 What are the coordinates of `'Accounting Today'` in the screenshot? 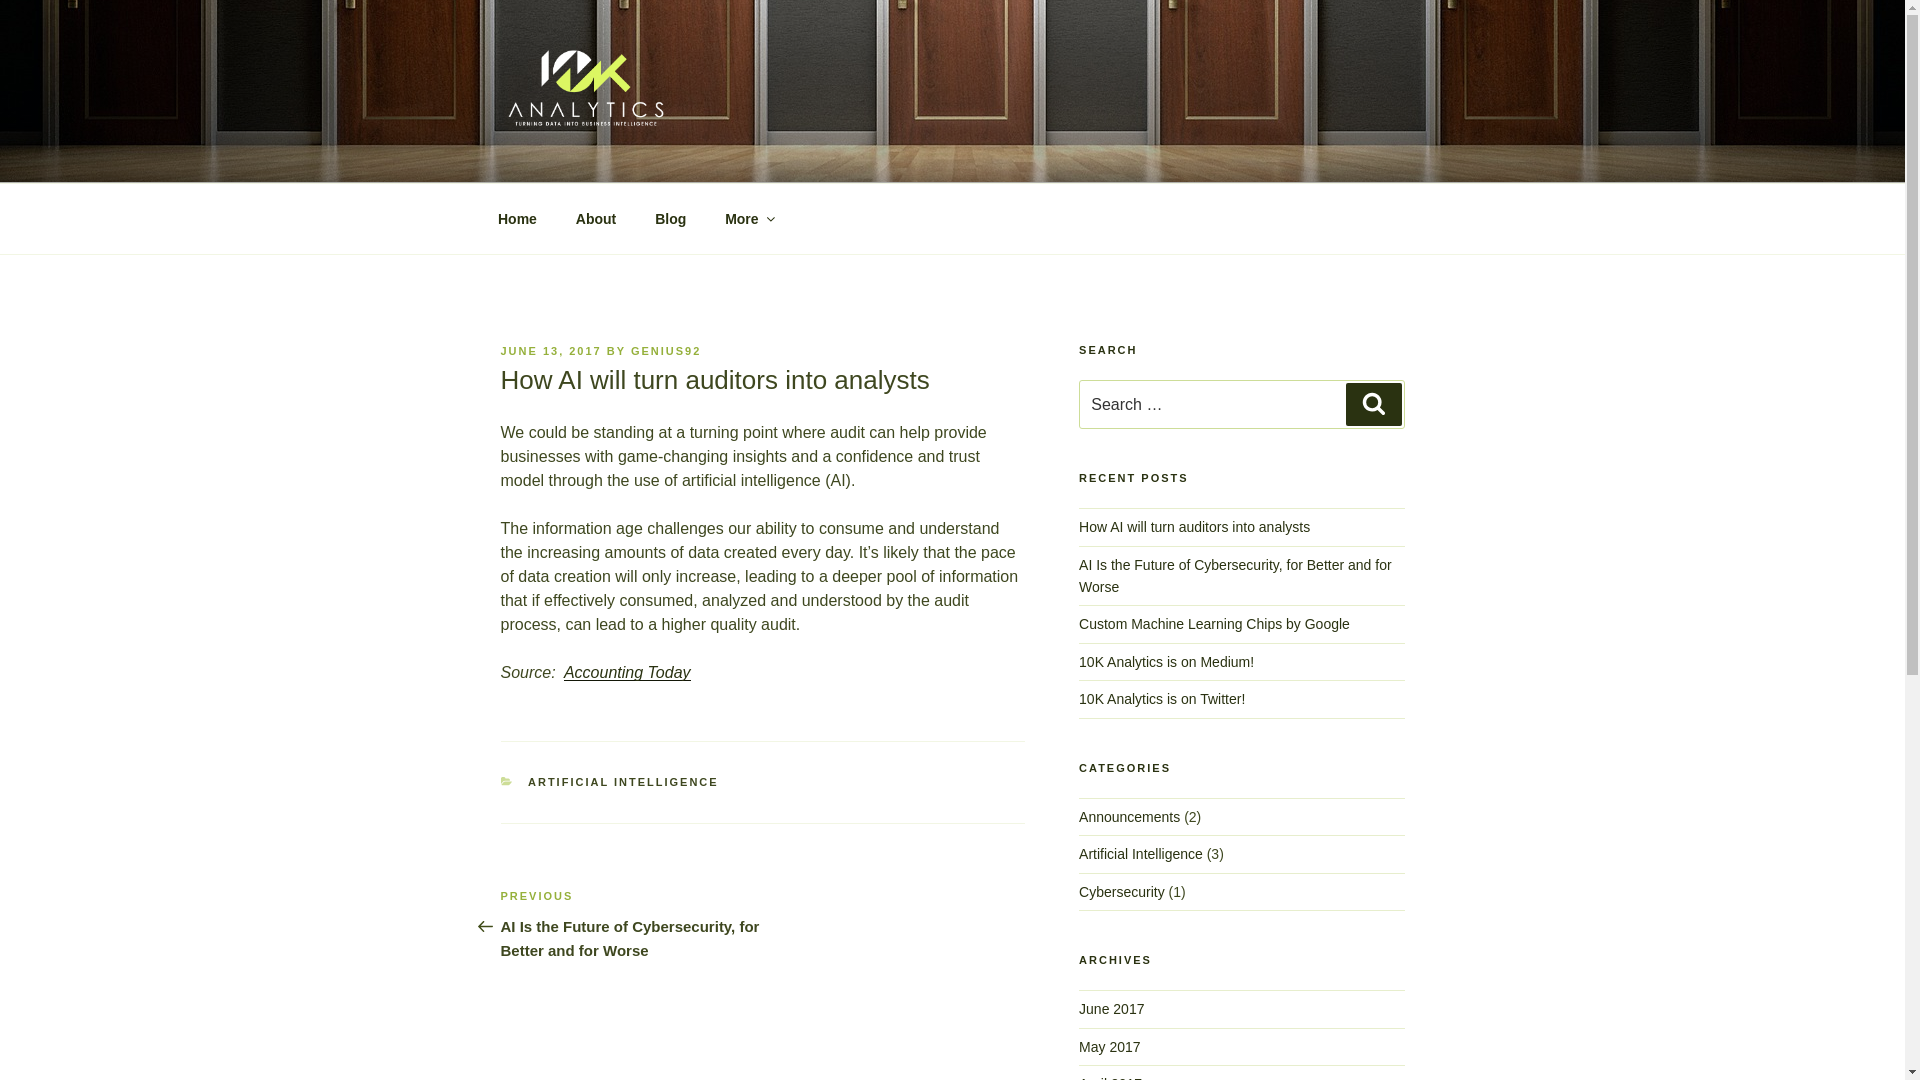 It's located at (626, 672).